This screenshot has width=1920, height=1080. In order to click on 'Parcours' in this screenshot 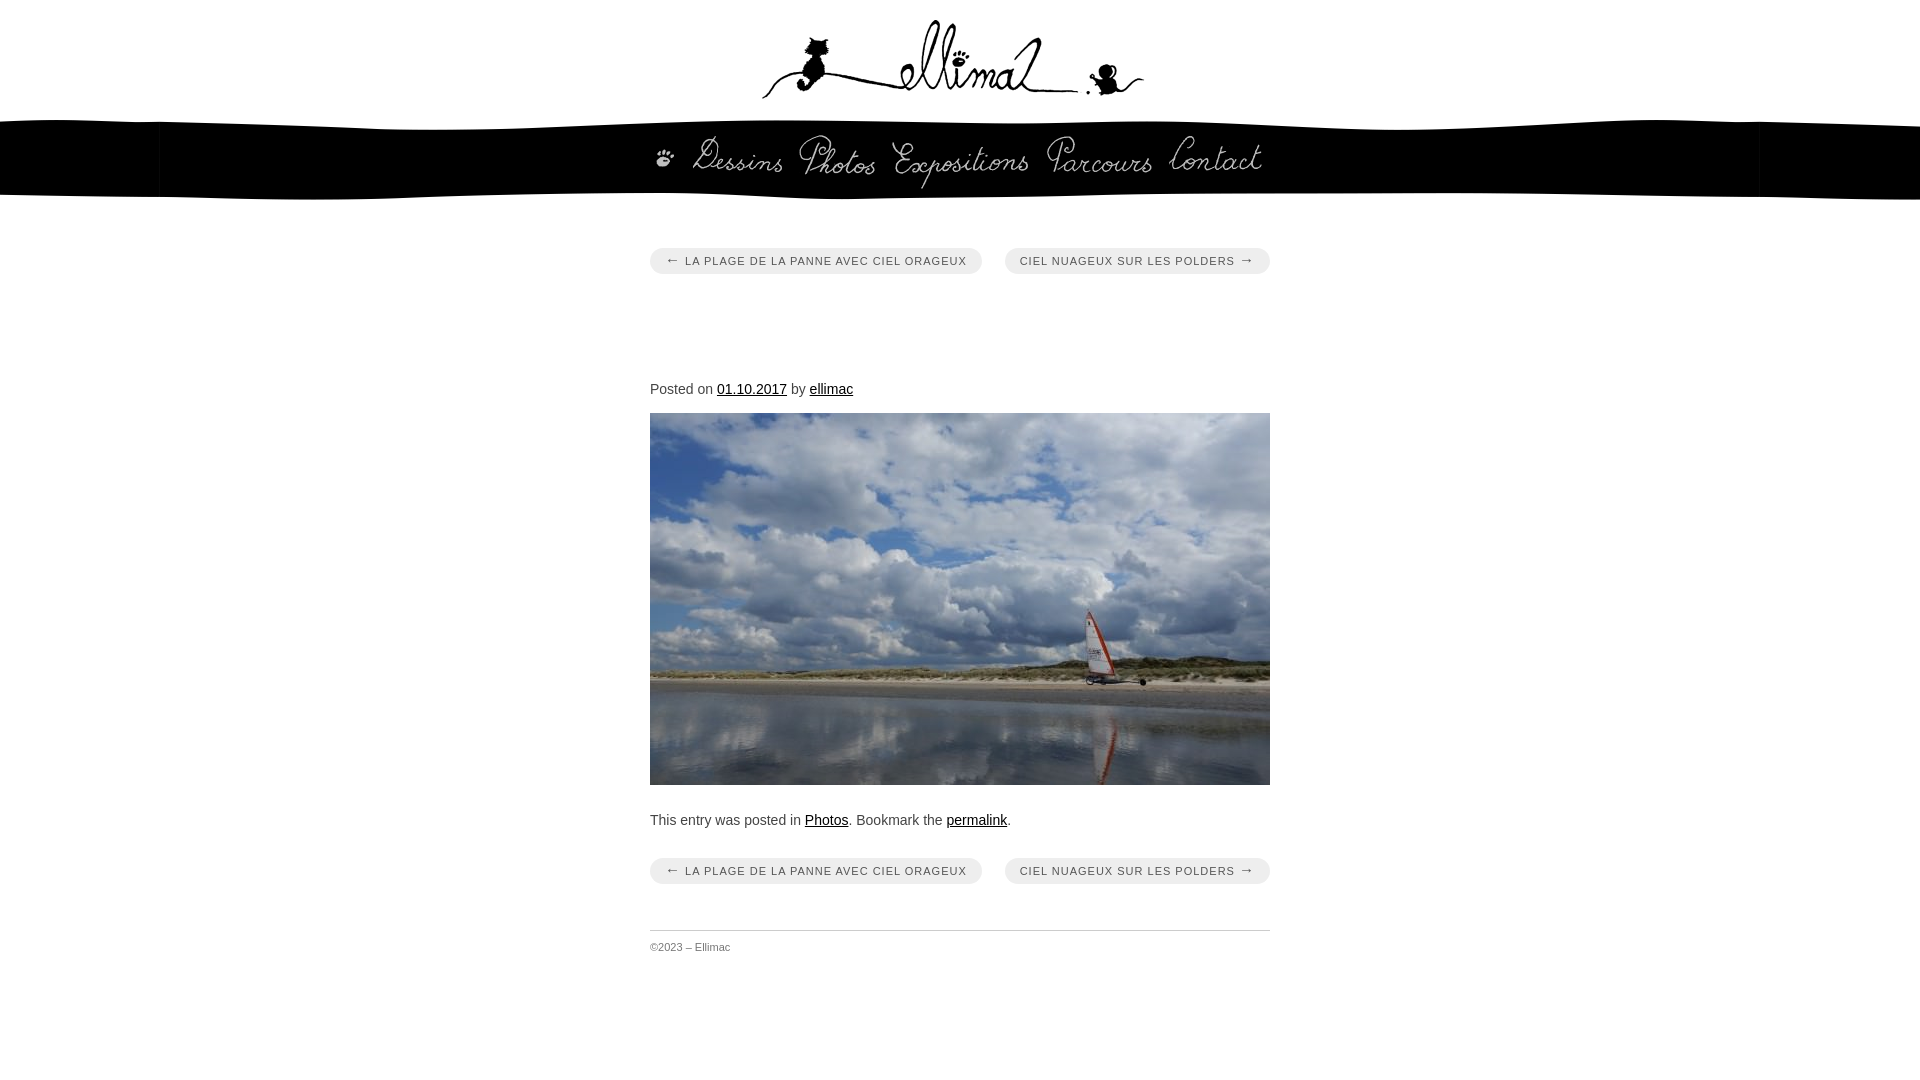, I will do `click(1045, 161)`.